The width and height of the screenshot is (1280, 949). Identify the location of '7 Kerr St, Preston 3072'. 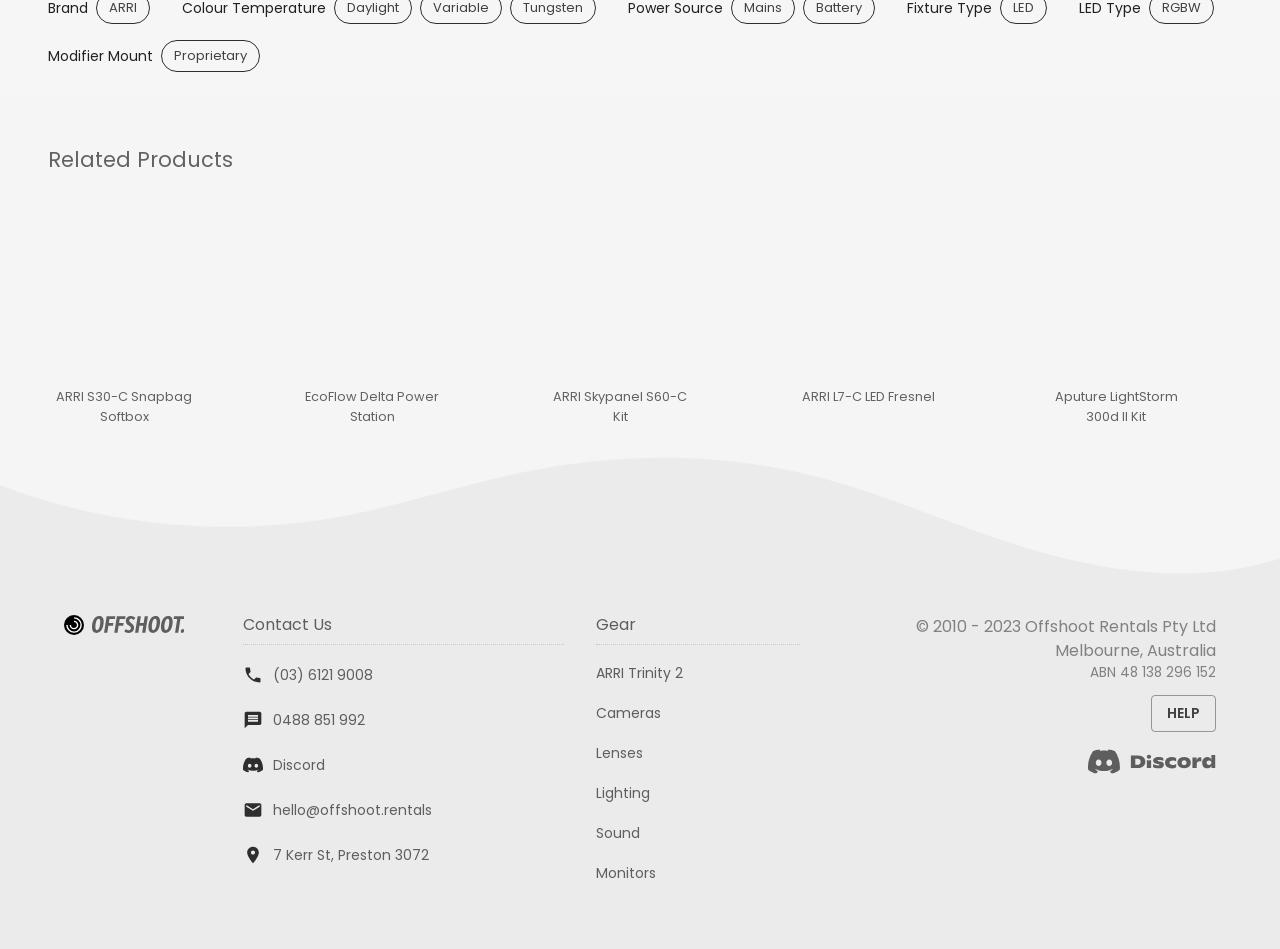
(349, 853).